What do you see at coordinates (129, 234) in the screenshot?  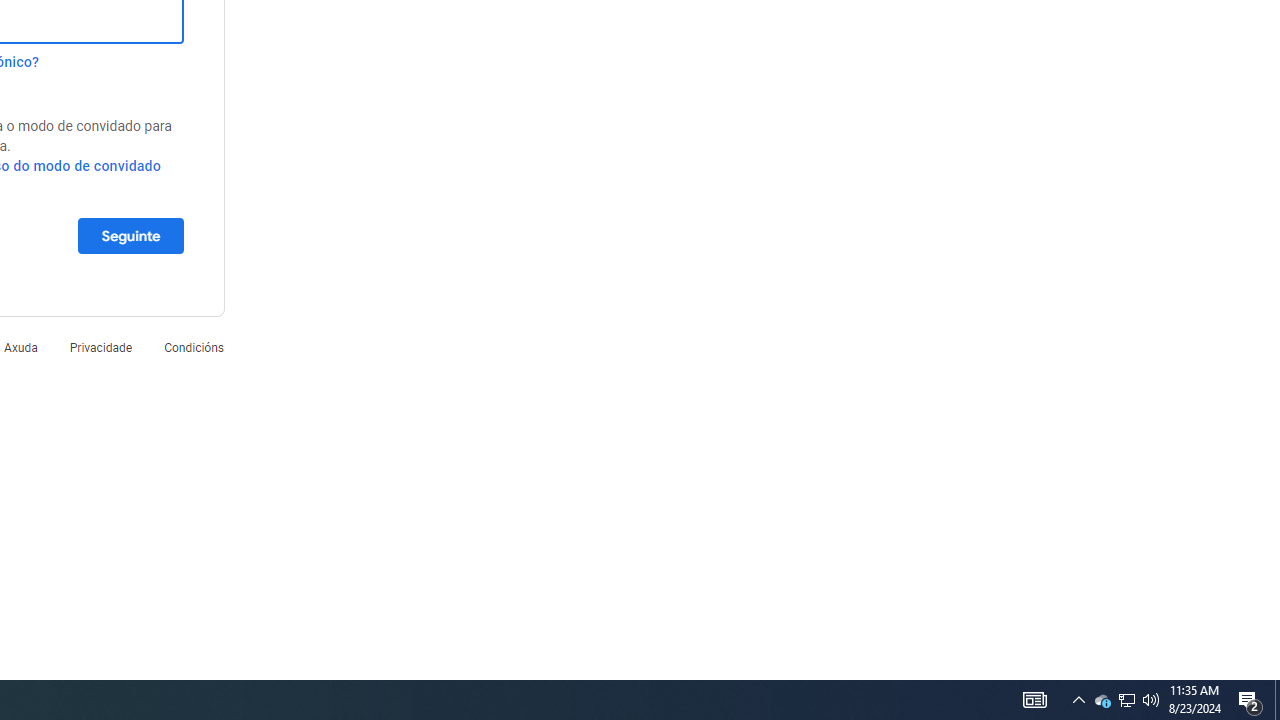 I see `'Seguinte'` at bounding box center [129, 234].